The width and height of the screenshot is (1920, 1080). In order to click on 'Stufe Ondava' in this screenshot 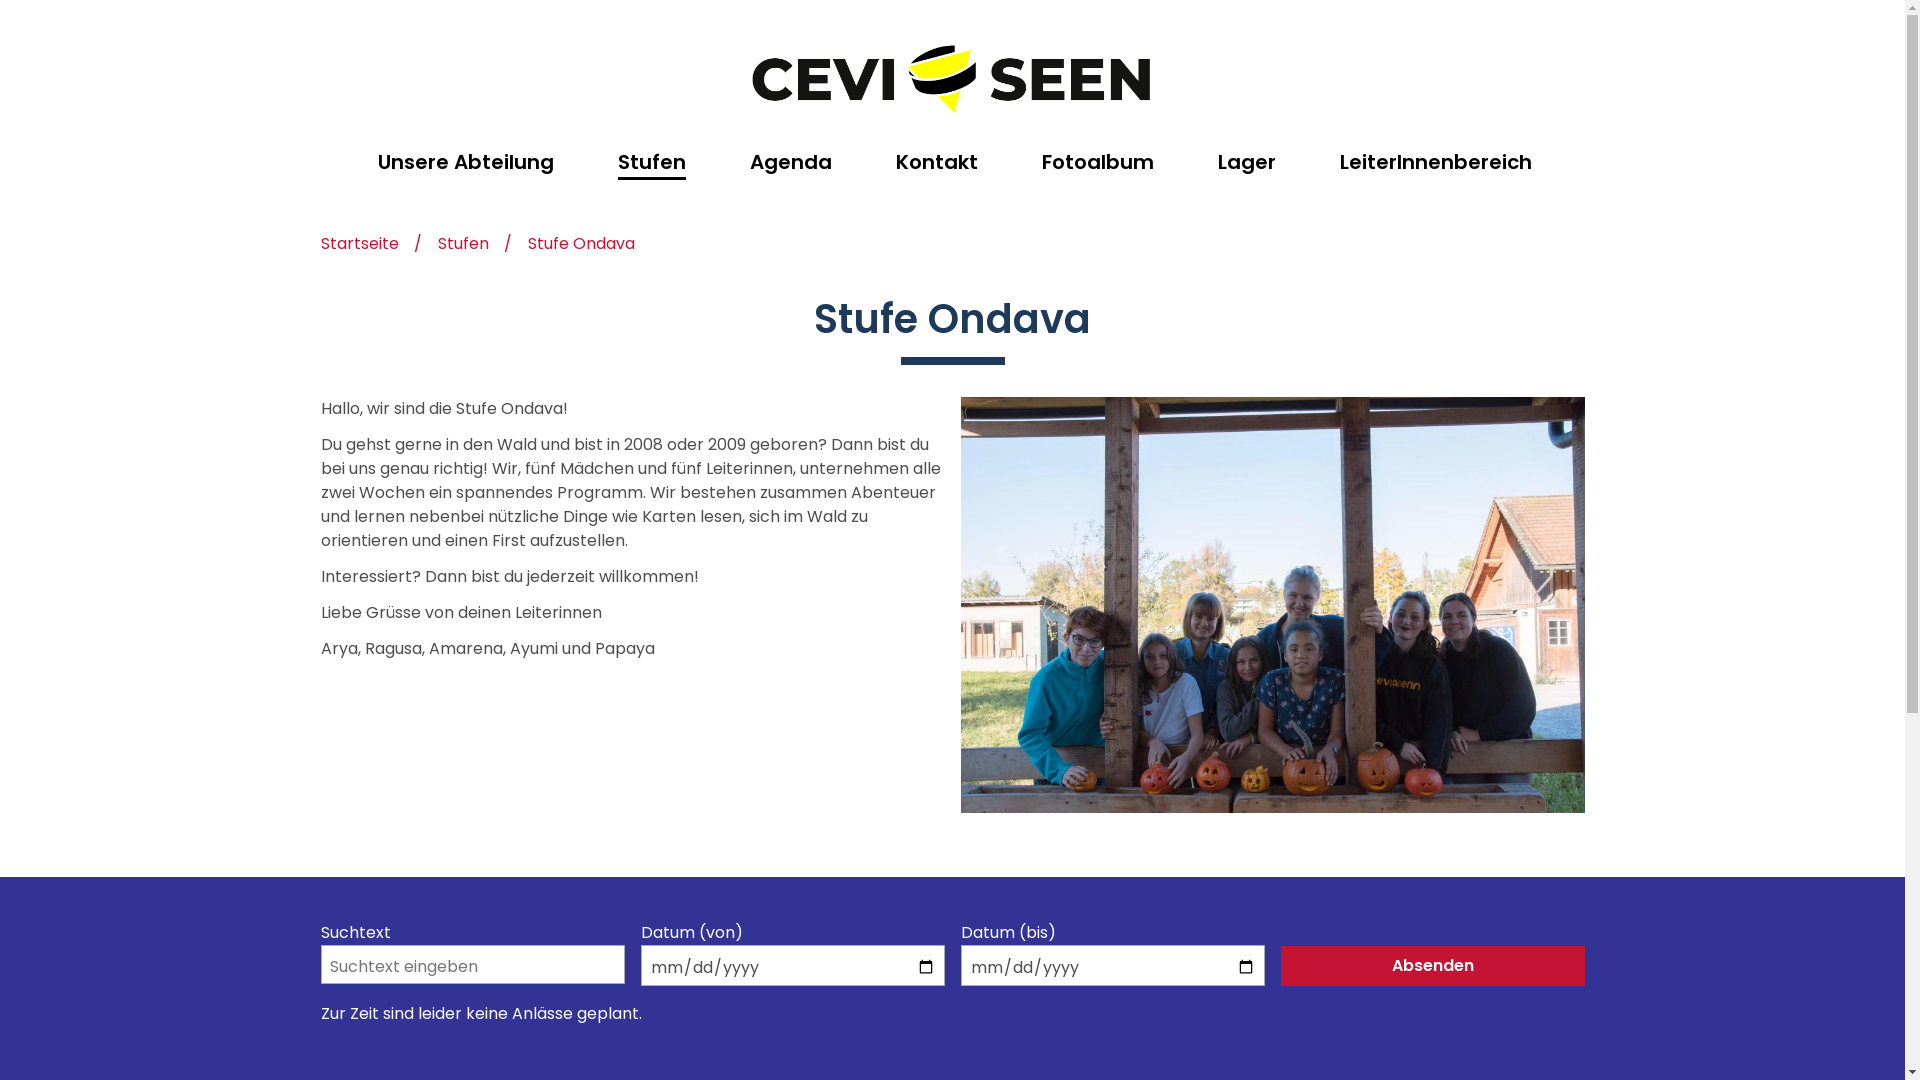, I will do `click(580, 245)`.